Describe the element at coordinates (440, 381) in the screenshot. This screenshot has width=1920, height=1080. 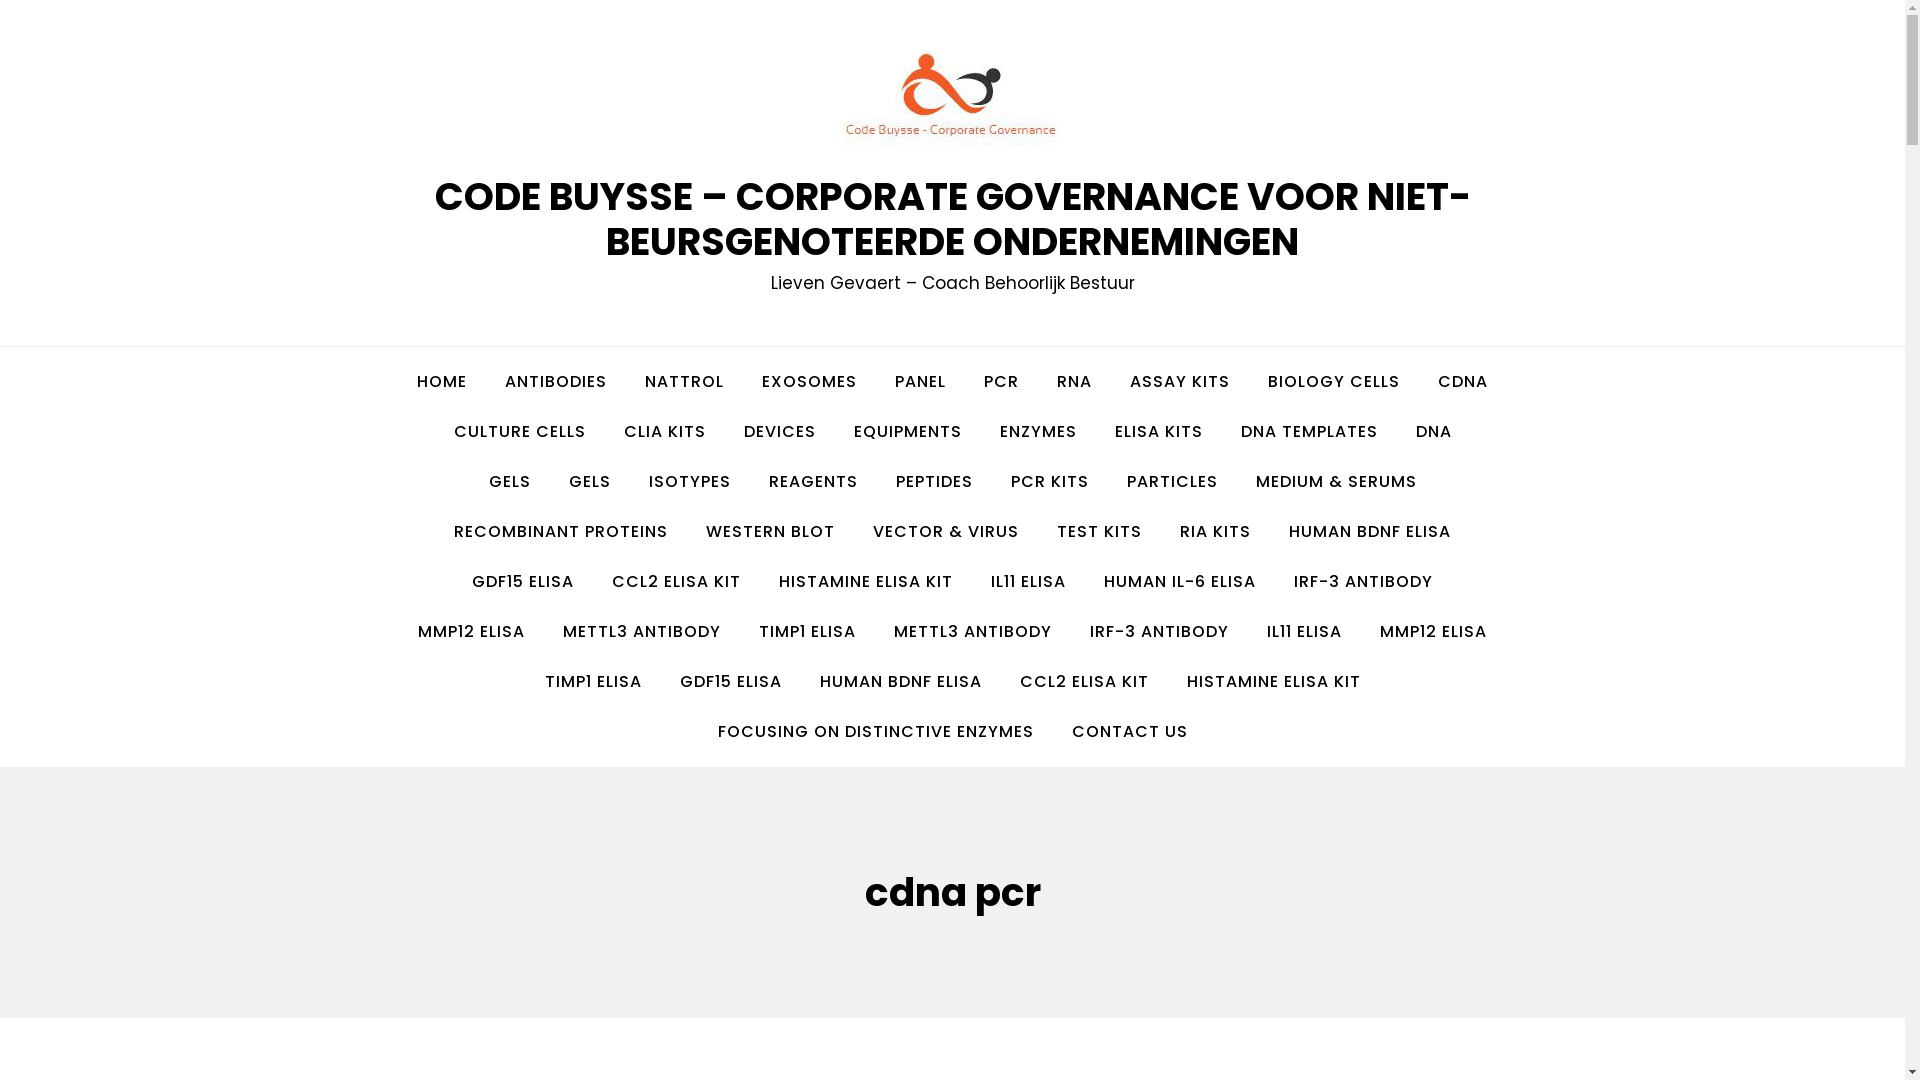
I see `'HOME'` at that location.